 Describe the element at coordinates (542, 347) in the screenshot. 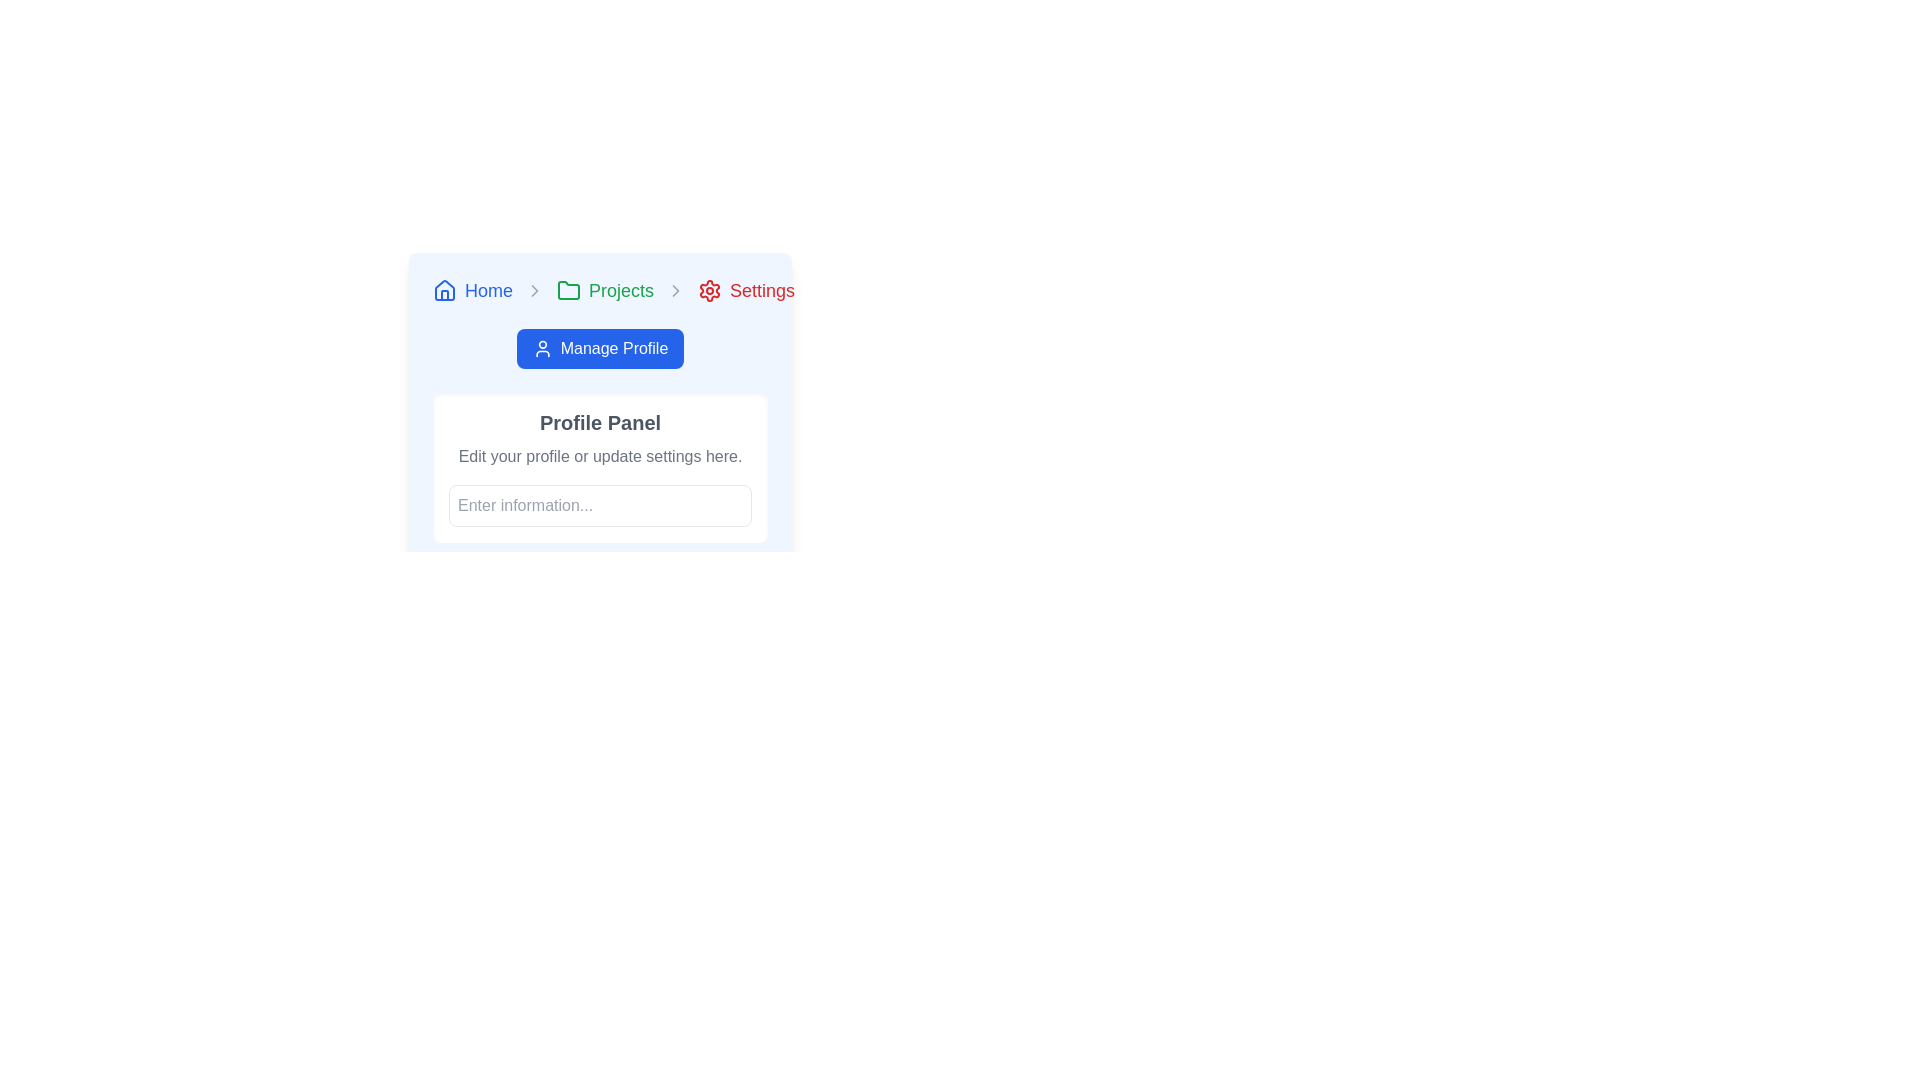

I see `the person icon within the 'Manage Profile' button, which is represented by a line drawing and circular head, located centrally near the top of the component layout` at that location.